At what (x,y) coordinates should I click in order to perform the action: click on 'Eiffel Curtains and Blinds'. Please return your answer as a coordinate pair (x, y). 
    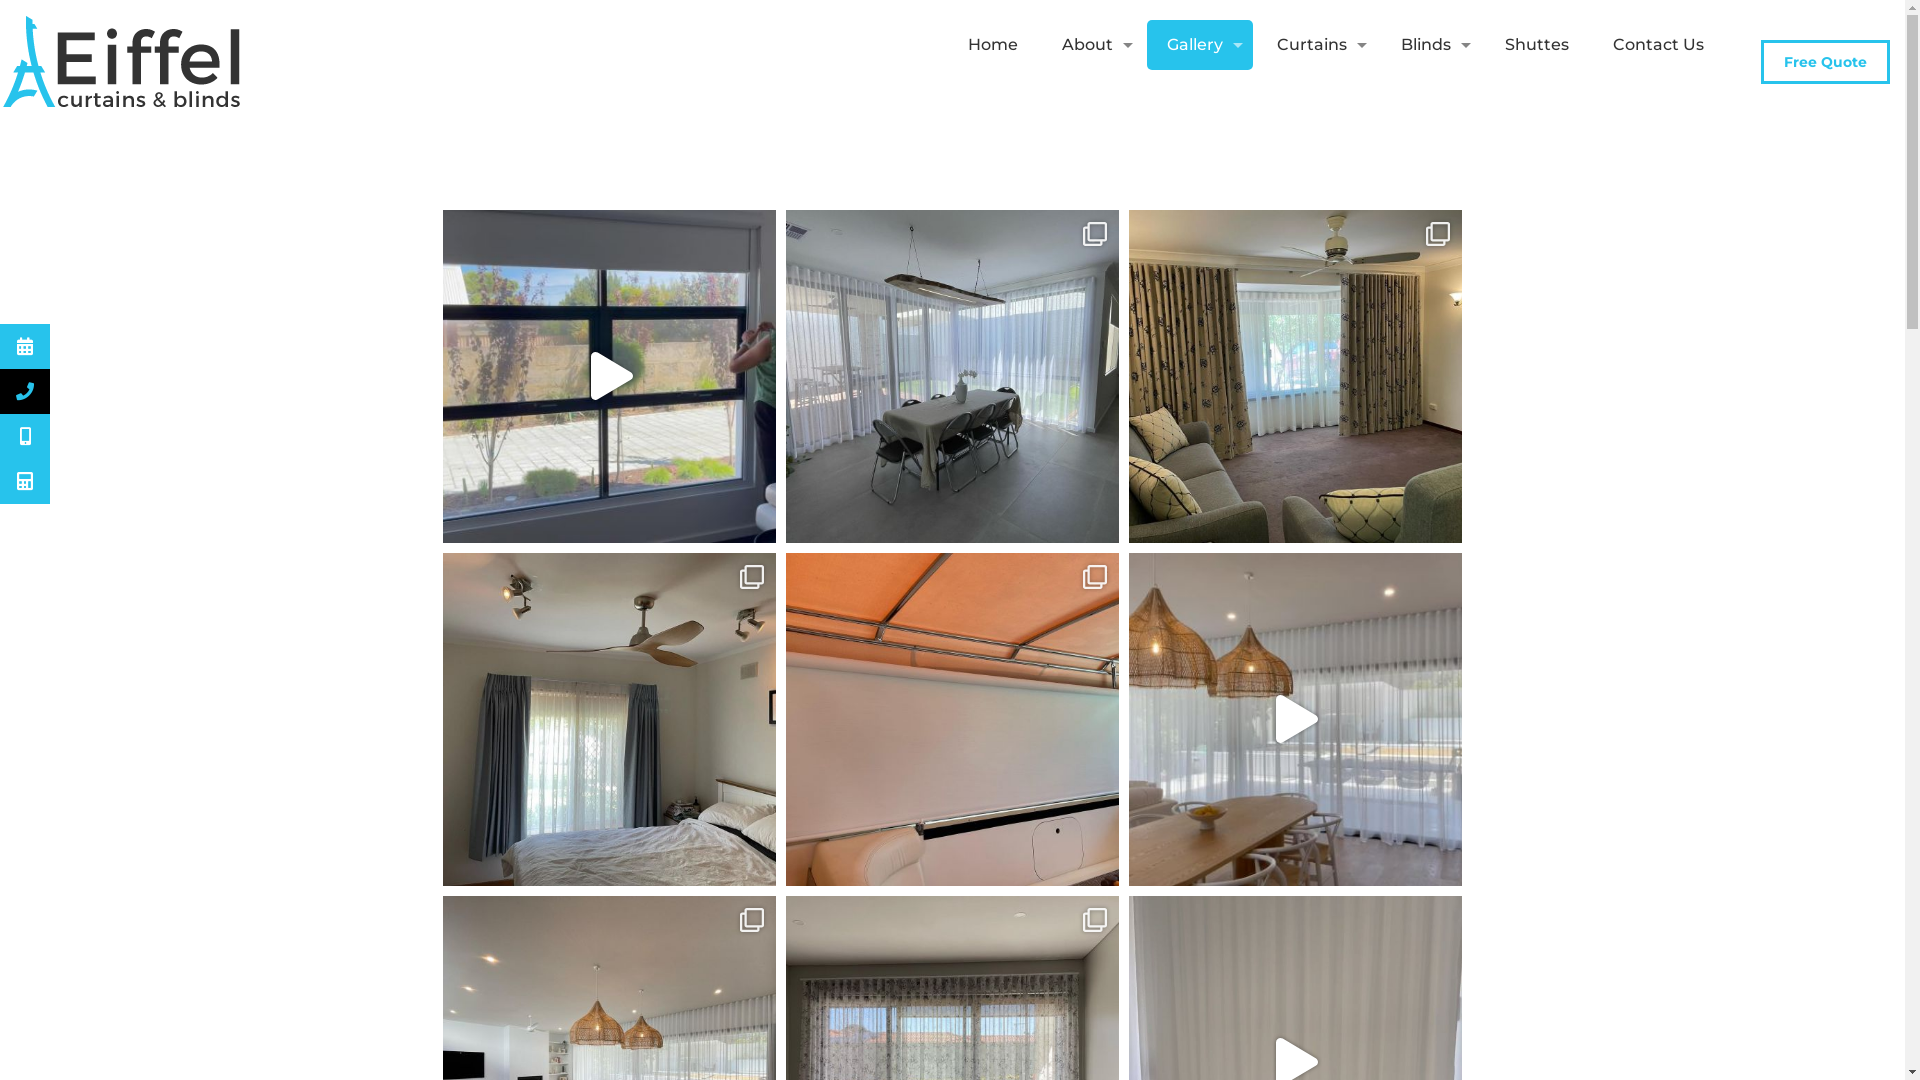
    Looking at the image, I should click on (123, 59).